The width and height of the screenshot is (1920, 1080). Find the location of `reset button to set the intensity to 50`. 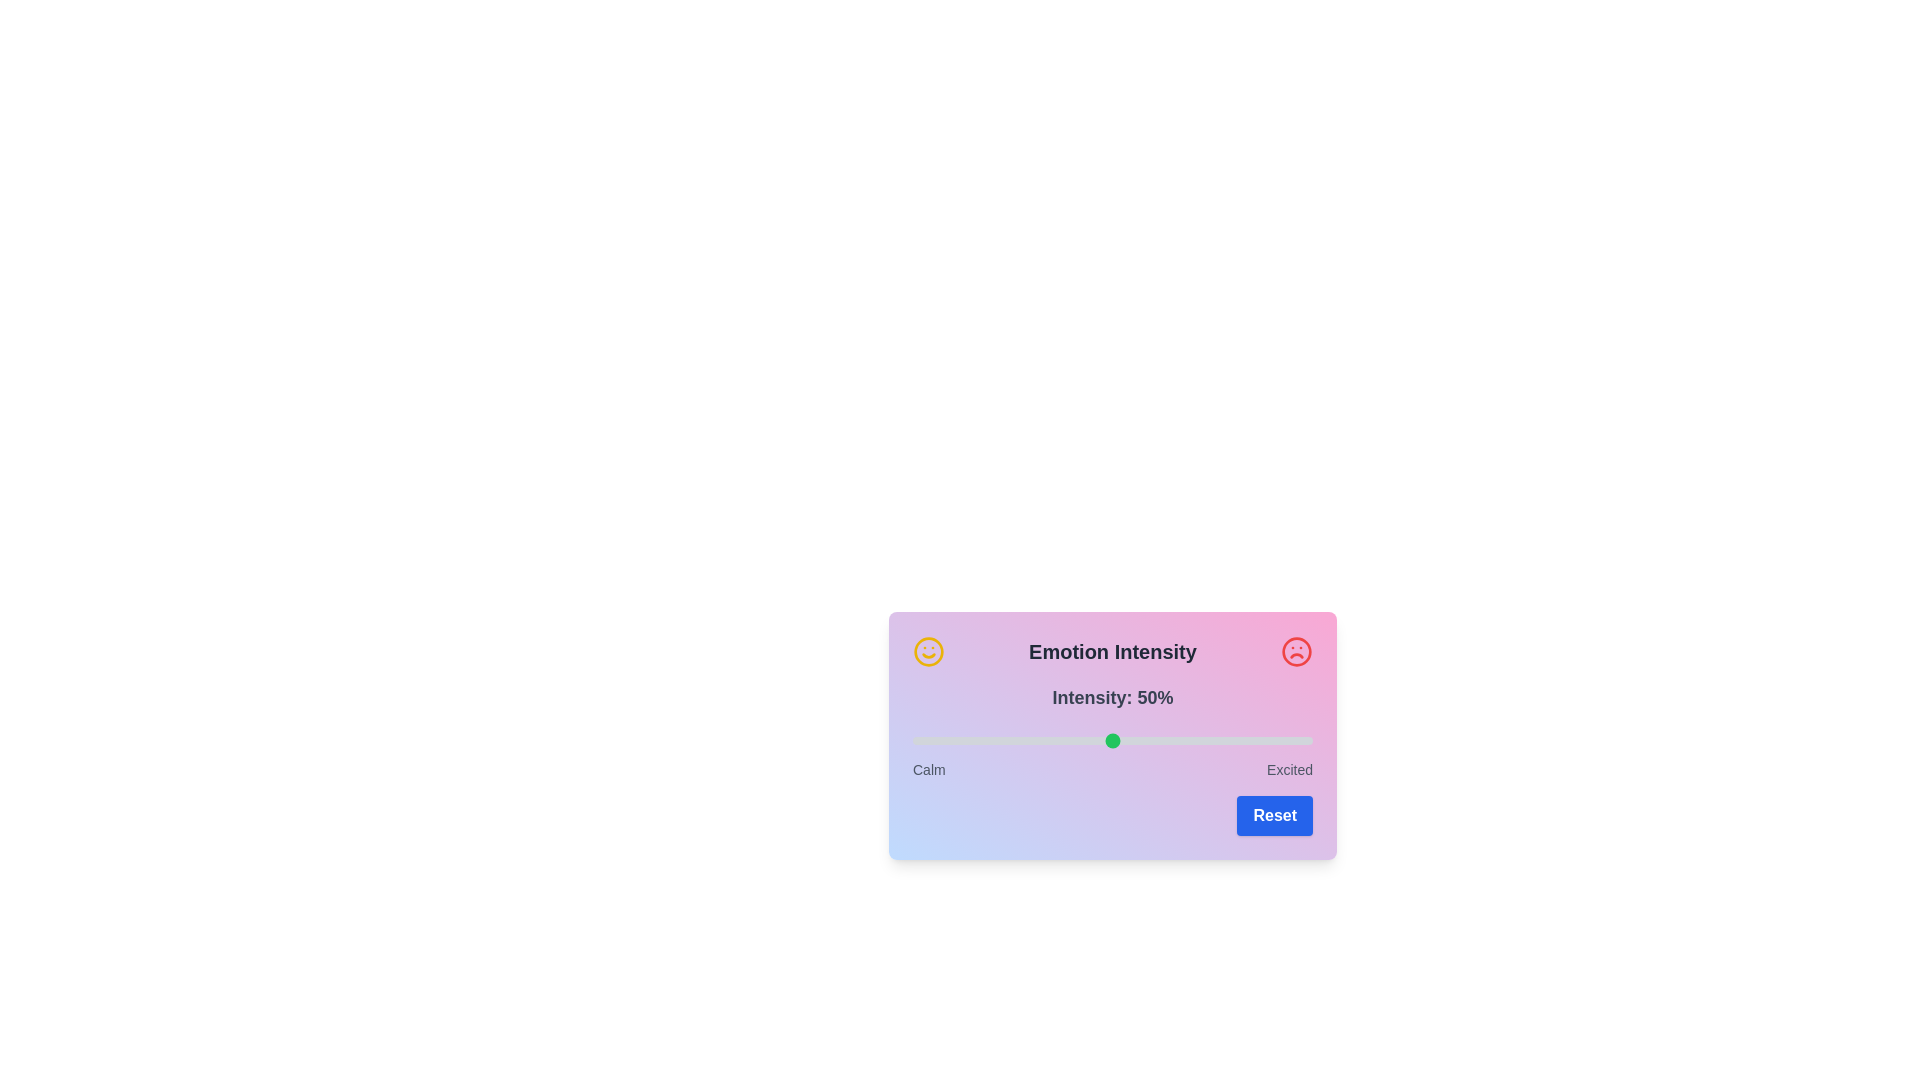

reset button to set the intensity to 50 is located at coordinates (1274, 816).